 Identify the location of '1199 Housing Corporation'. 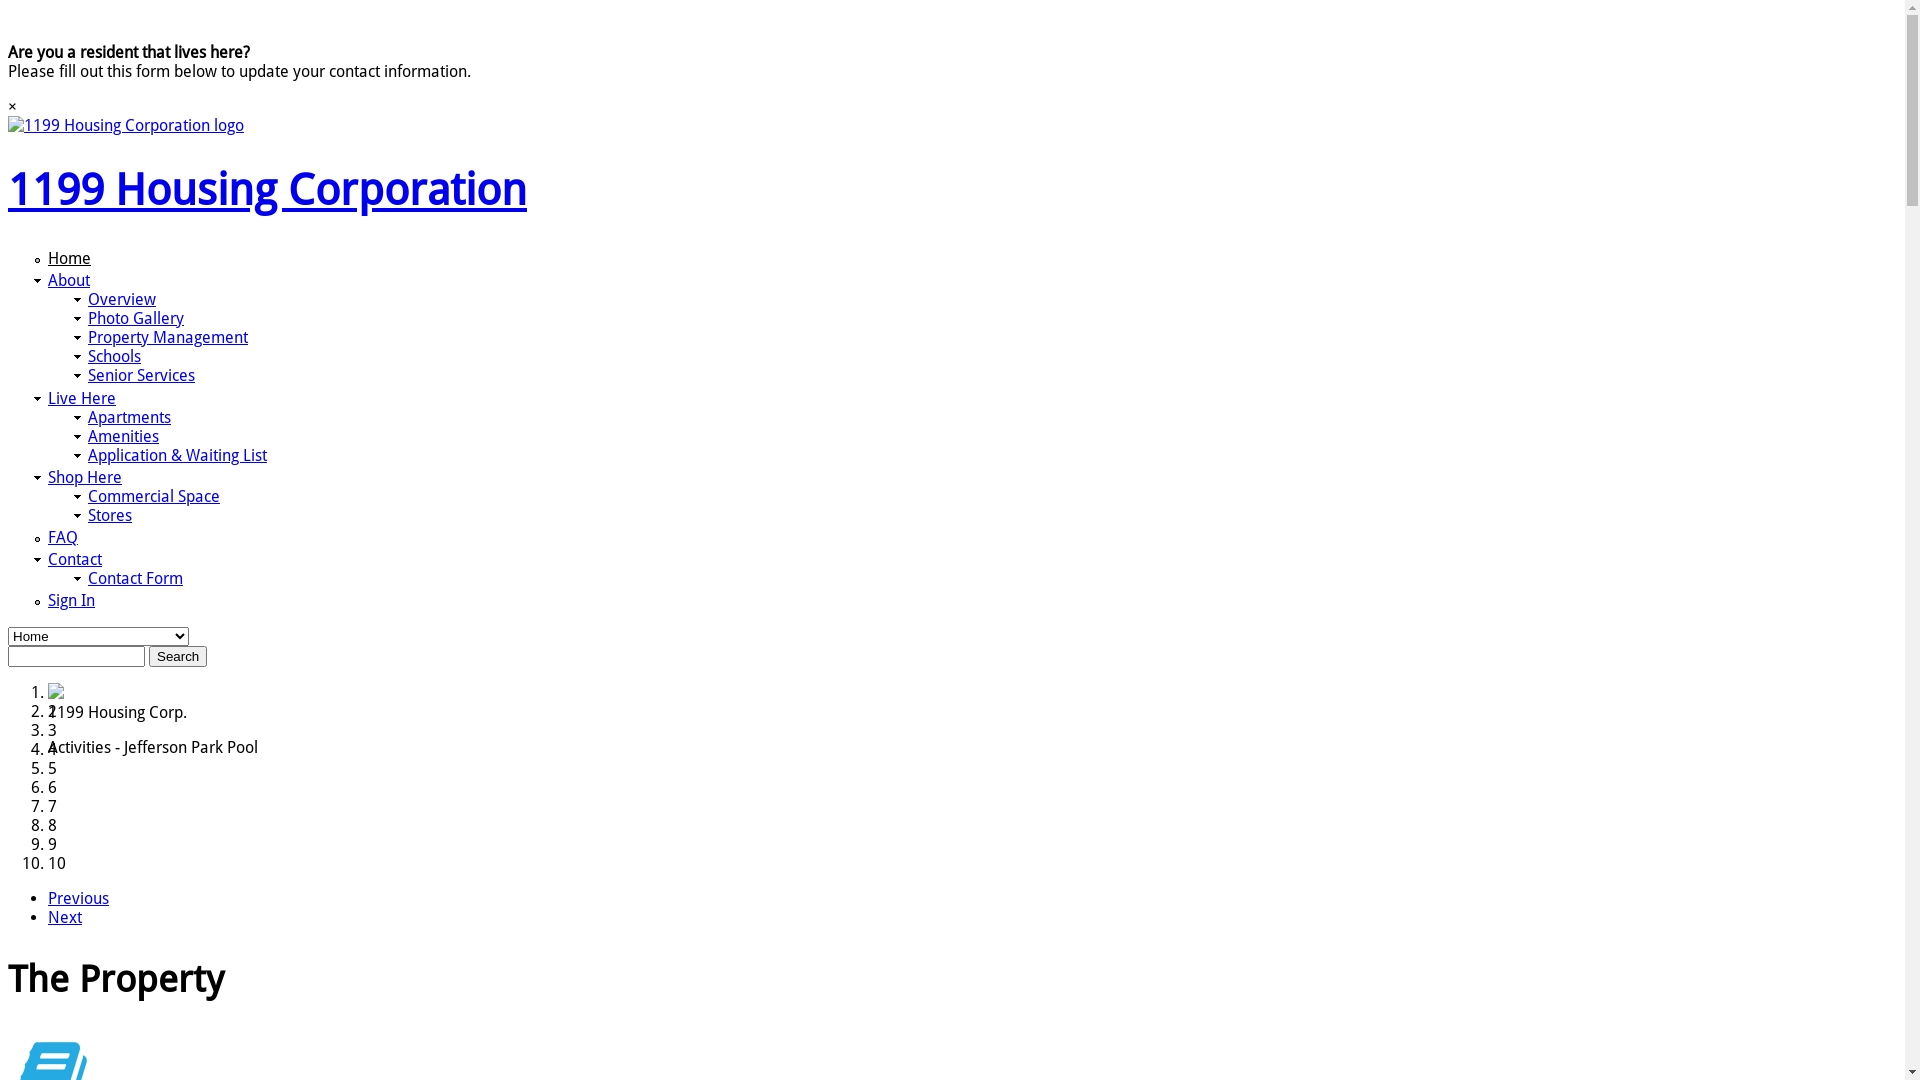
(266, 189).